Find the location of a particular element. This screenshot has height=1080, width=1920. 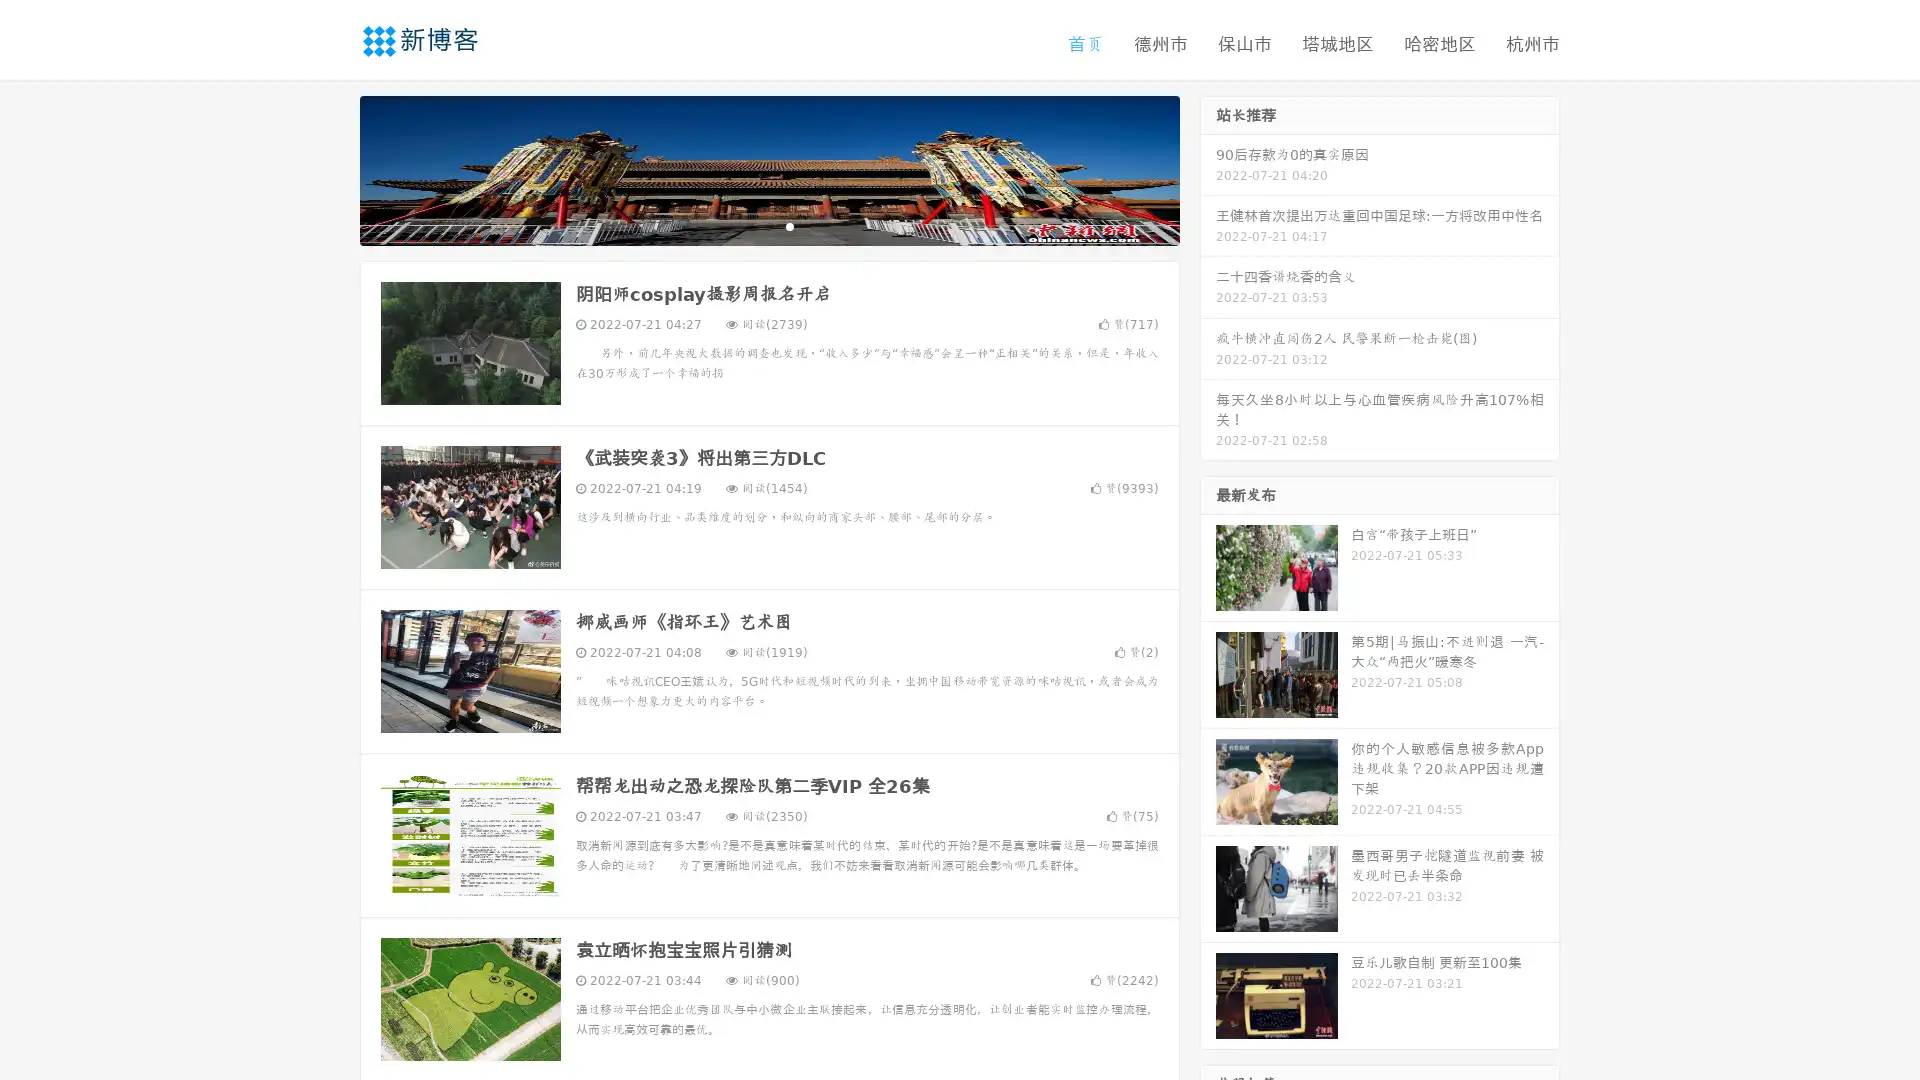

Go to slide 3 is located at coordinates (789, 225).